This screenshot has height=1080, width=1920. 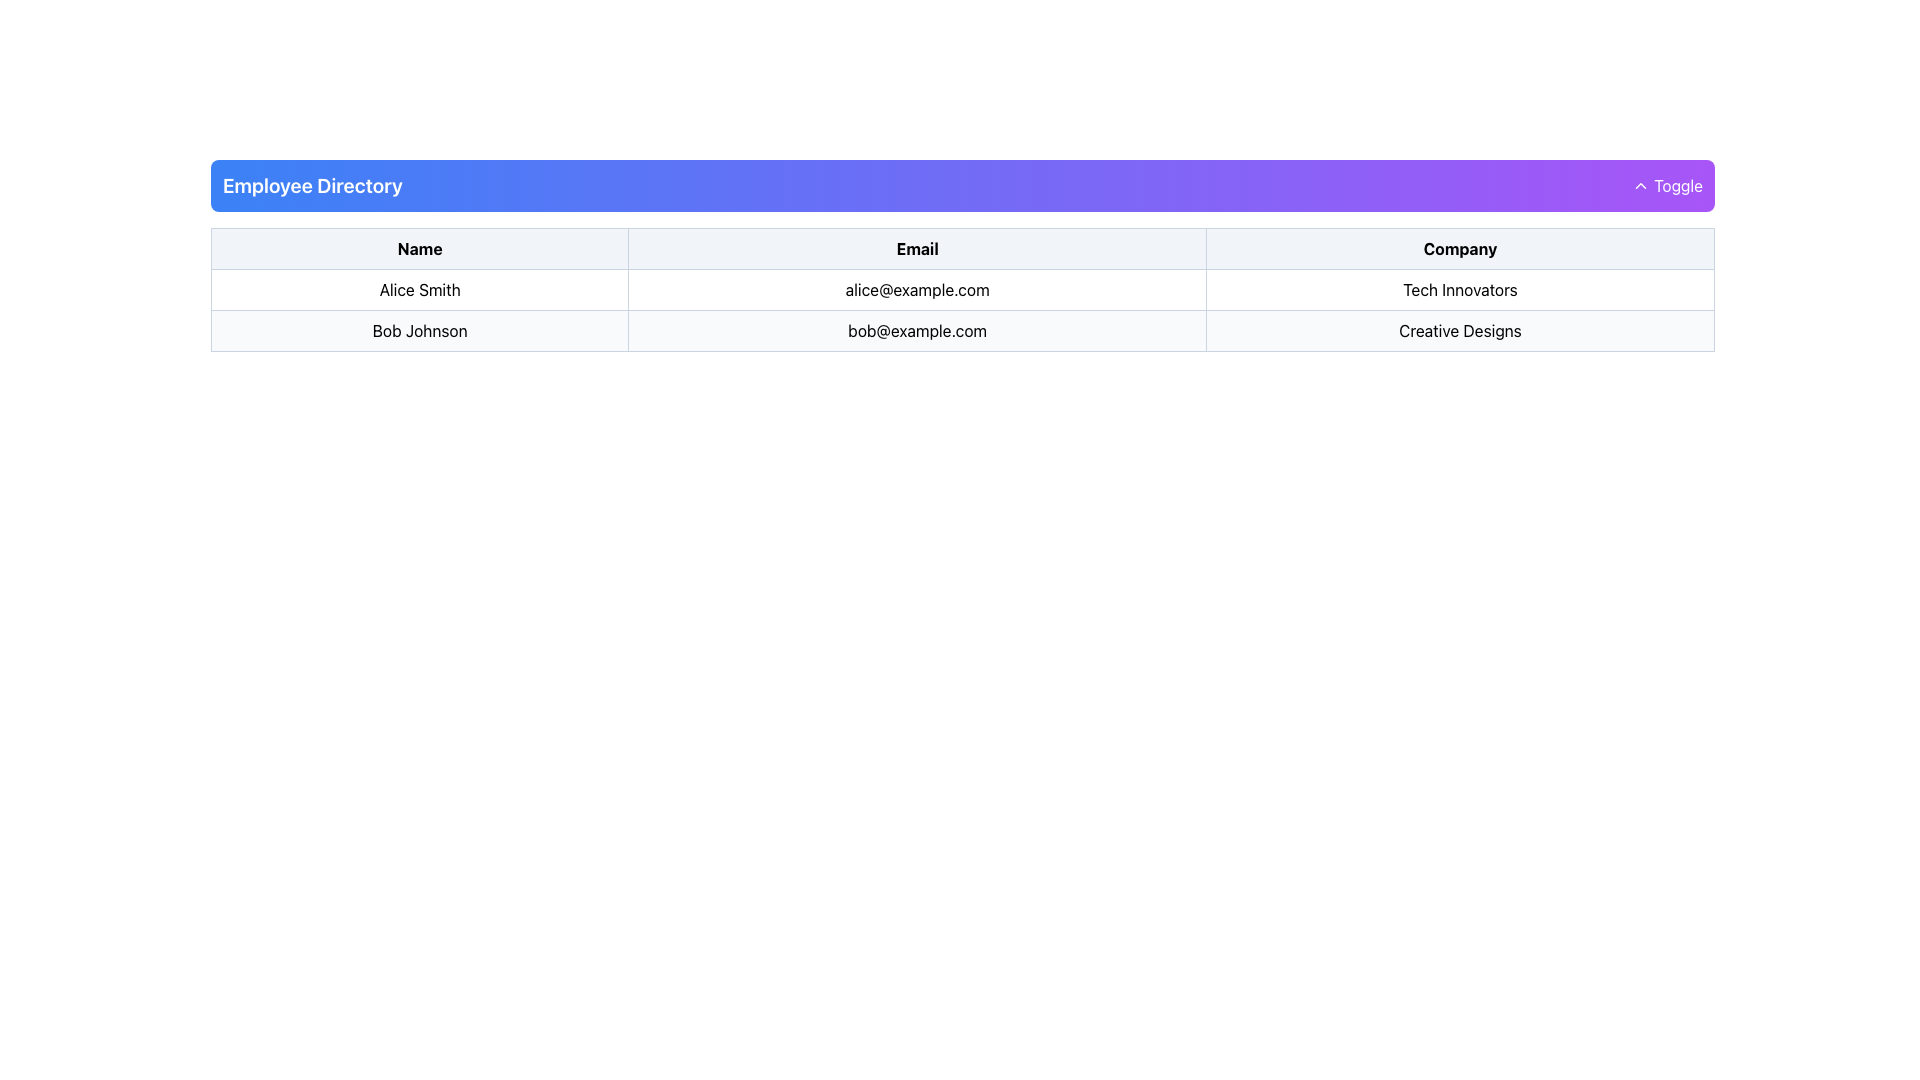 I want to click on the 'Company' column header cell in the table, which is the third cell in the header row following 'Name' and 'Email', so click(x=1460, y=248).